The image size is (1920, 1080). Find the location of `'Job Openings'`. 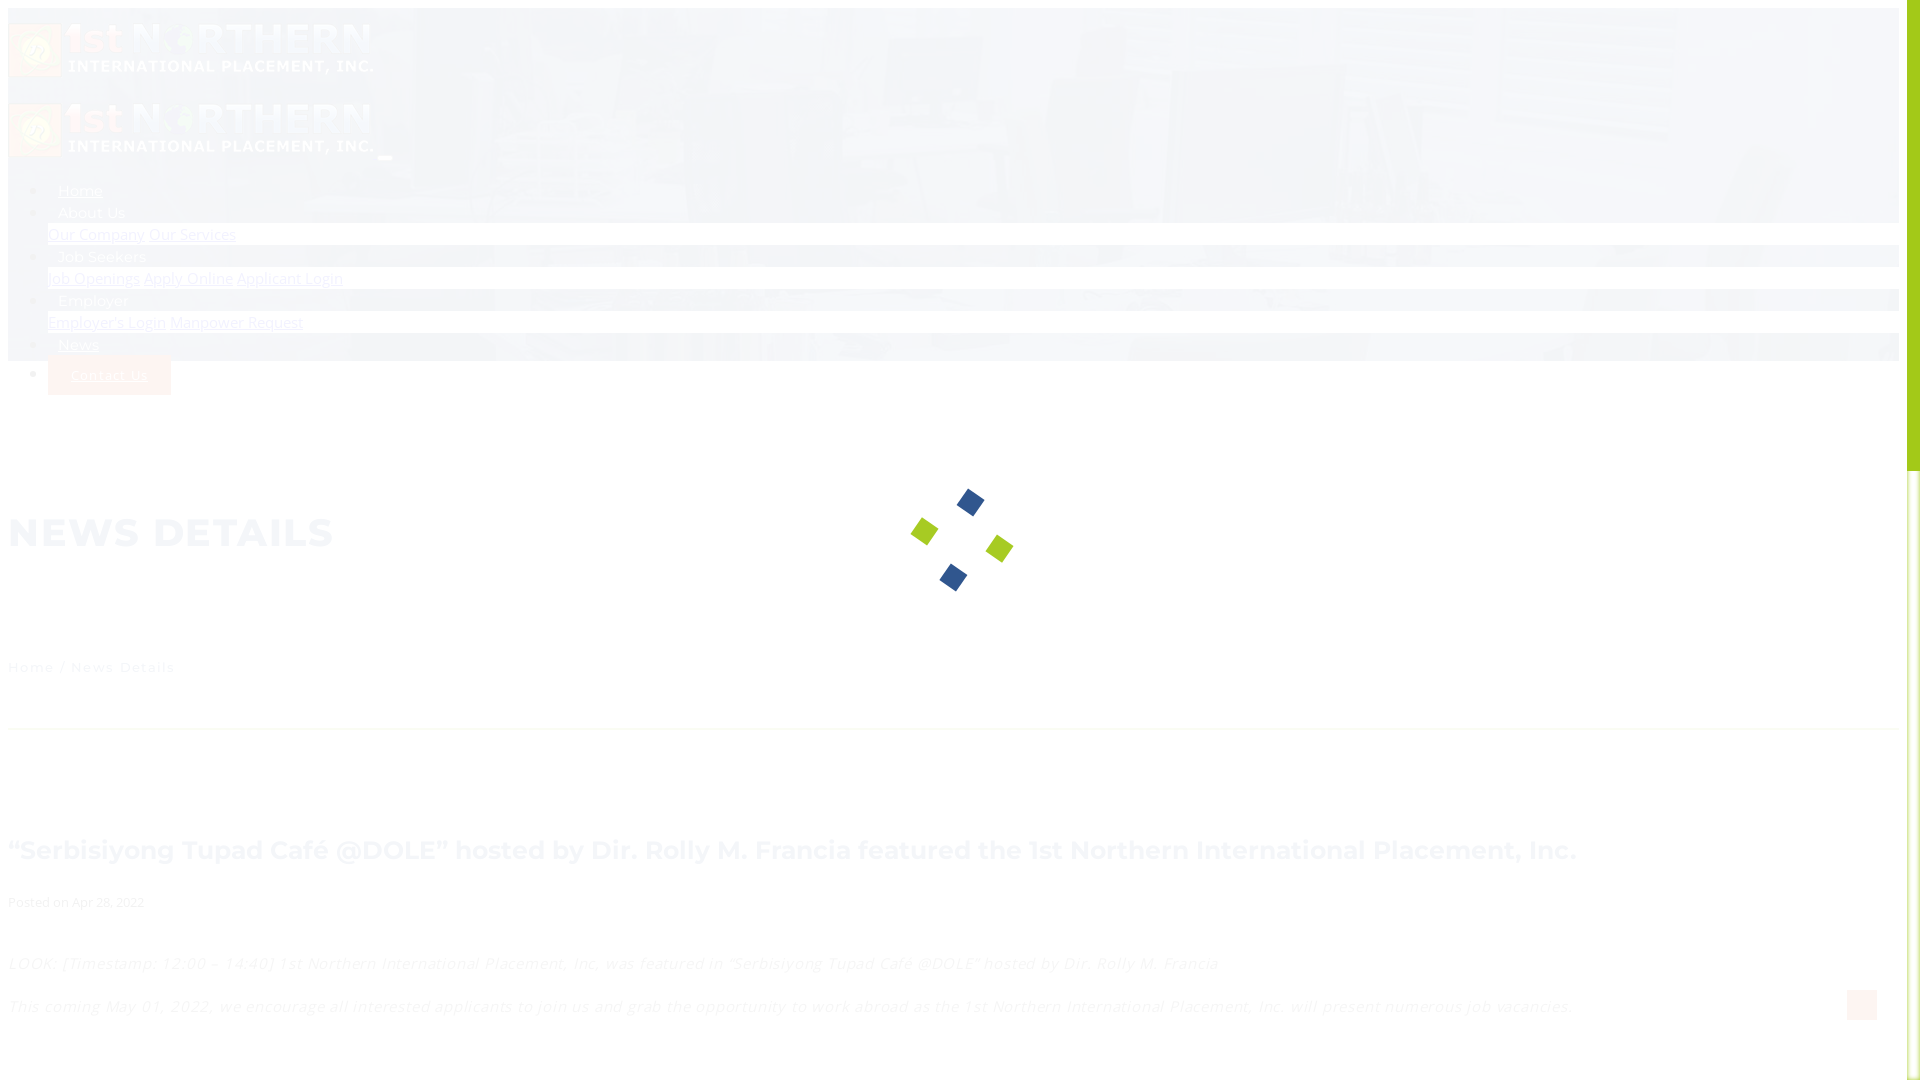

'Job Openings' is located at coordinates (93, 278).